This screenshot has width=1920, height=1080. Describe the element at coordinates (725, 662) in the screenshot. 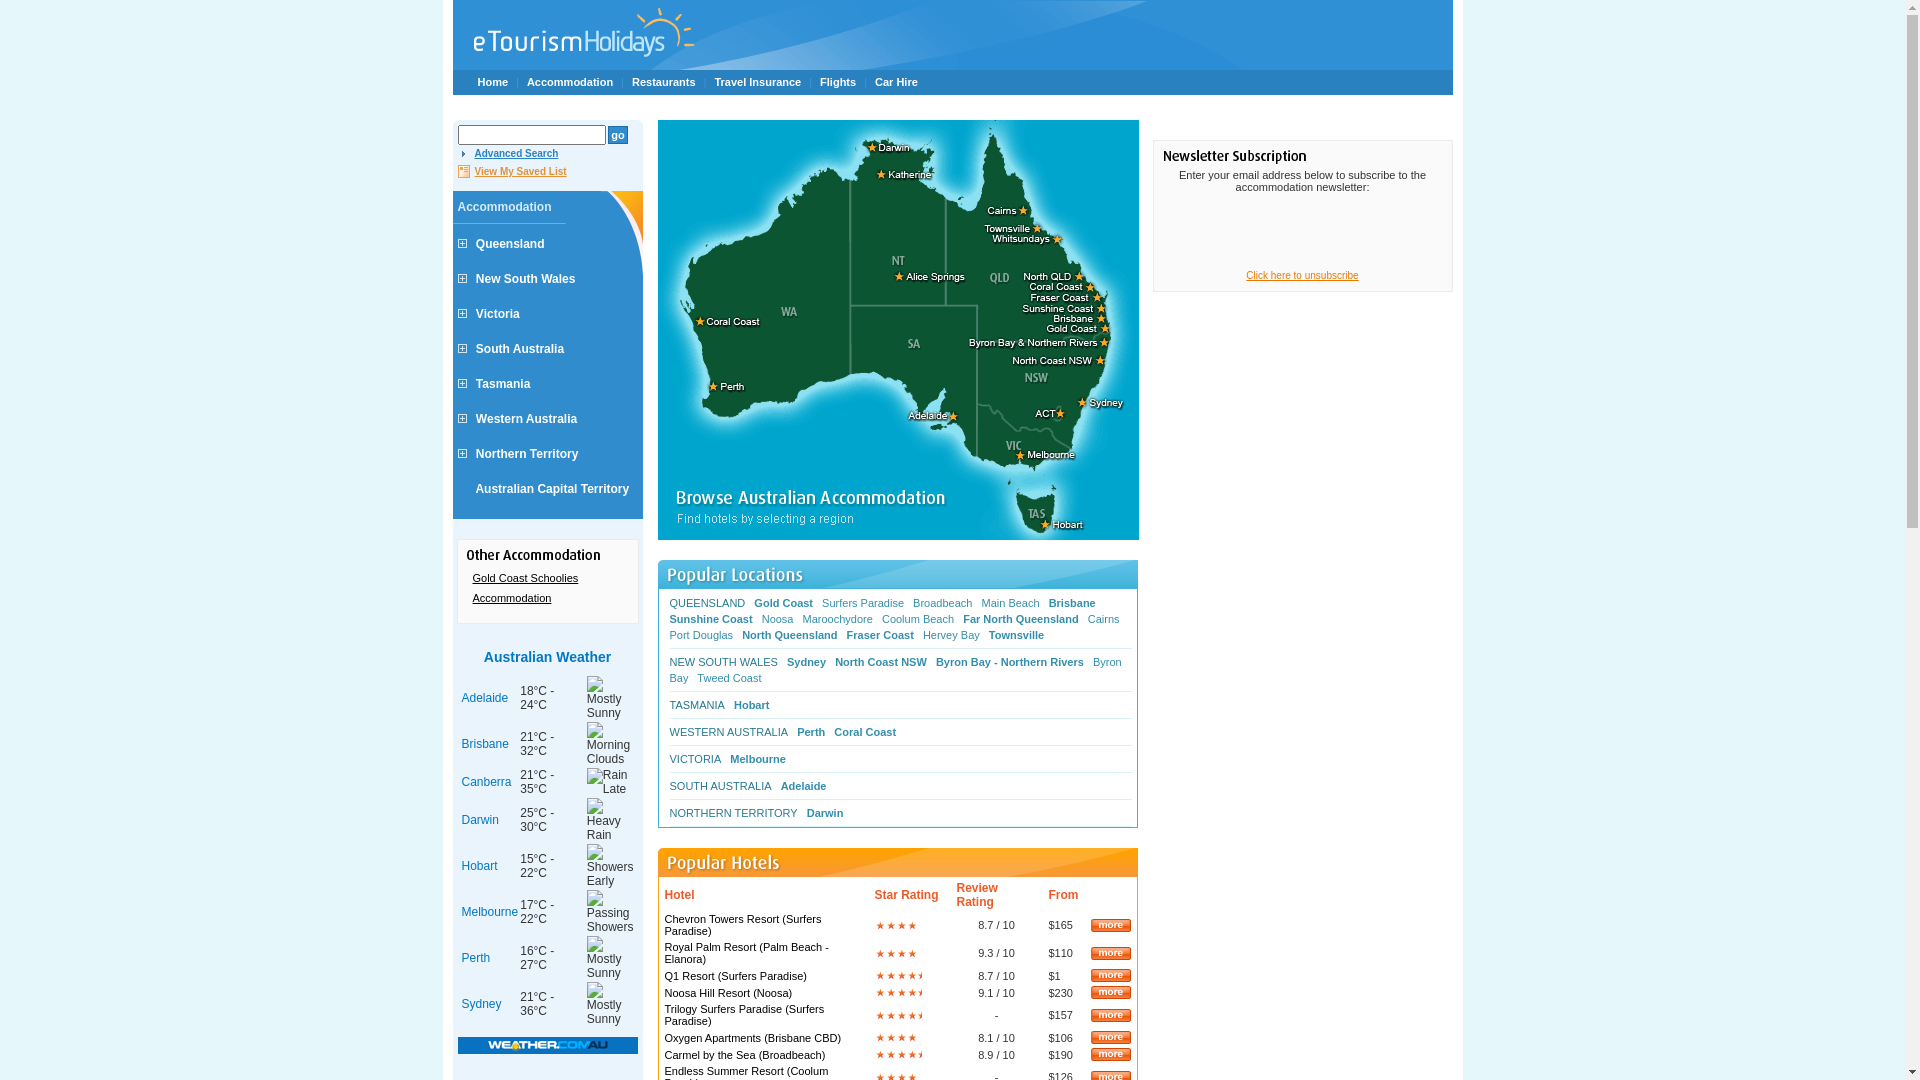

I see `'NEW SOUTH WALES'` at that location.